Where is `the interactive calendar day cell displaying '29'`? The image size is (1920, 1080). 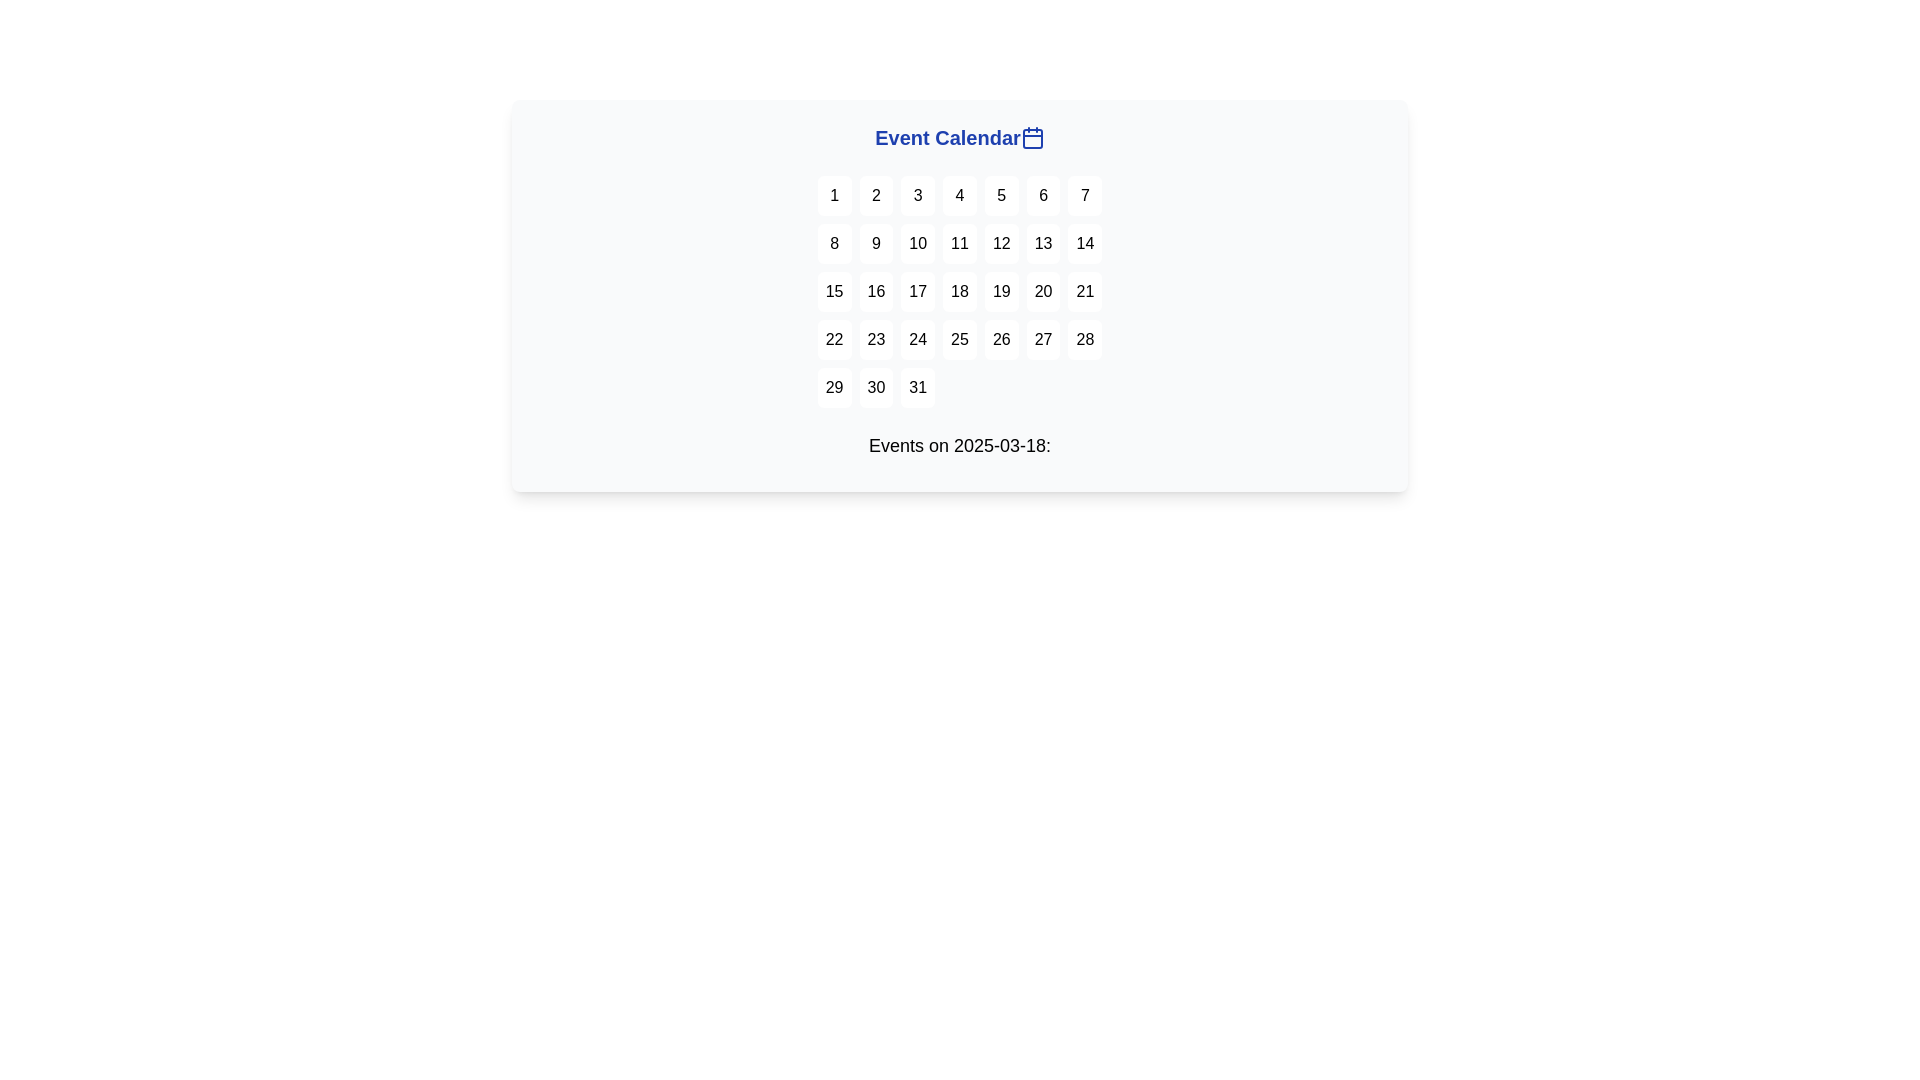 the interactive calendar day cell displaying '29' is located at coordinates (834, 388).